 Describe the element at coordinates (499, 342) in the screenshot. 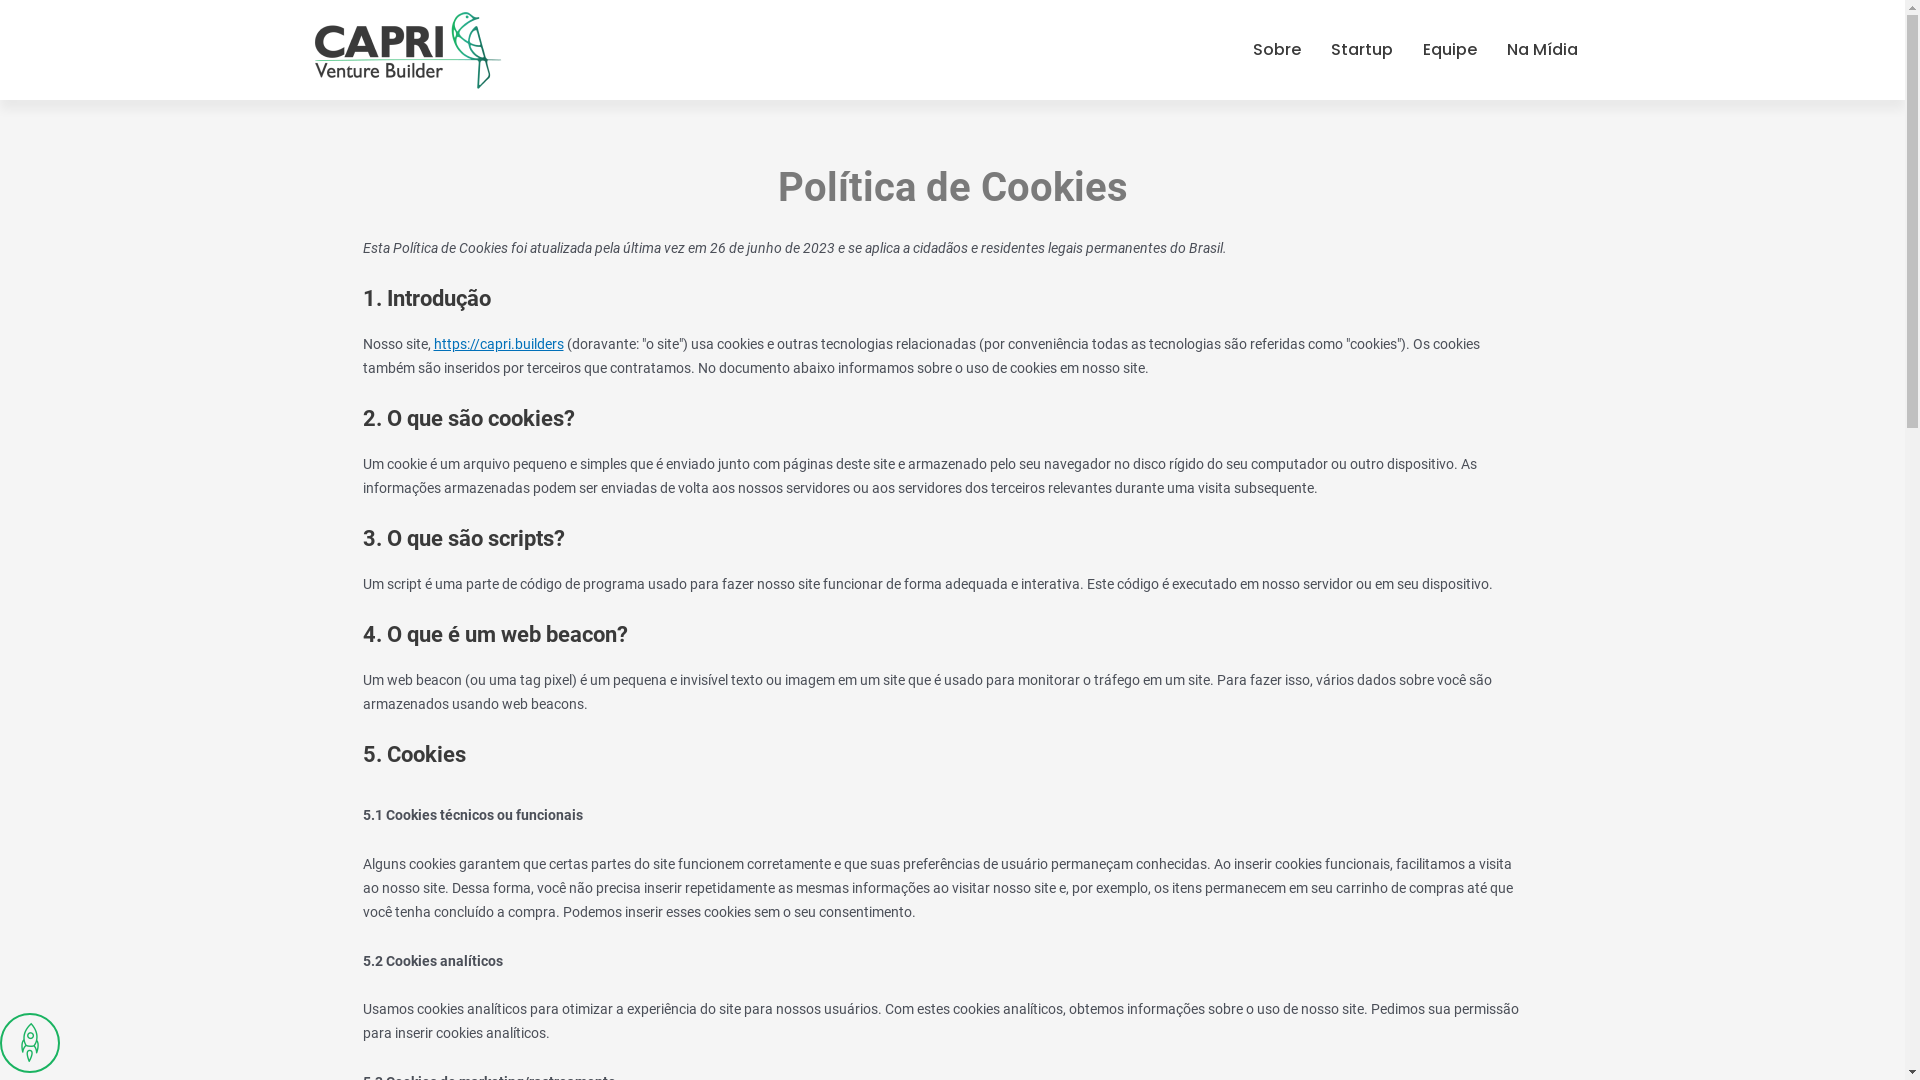

I see `'https://capri.builders'` at that location.